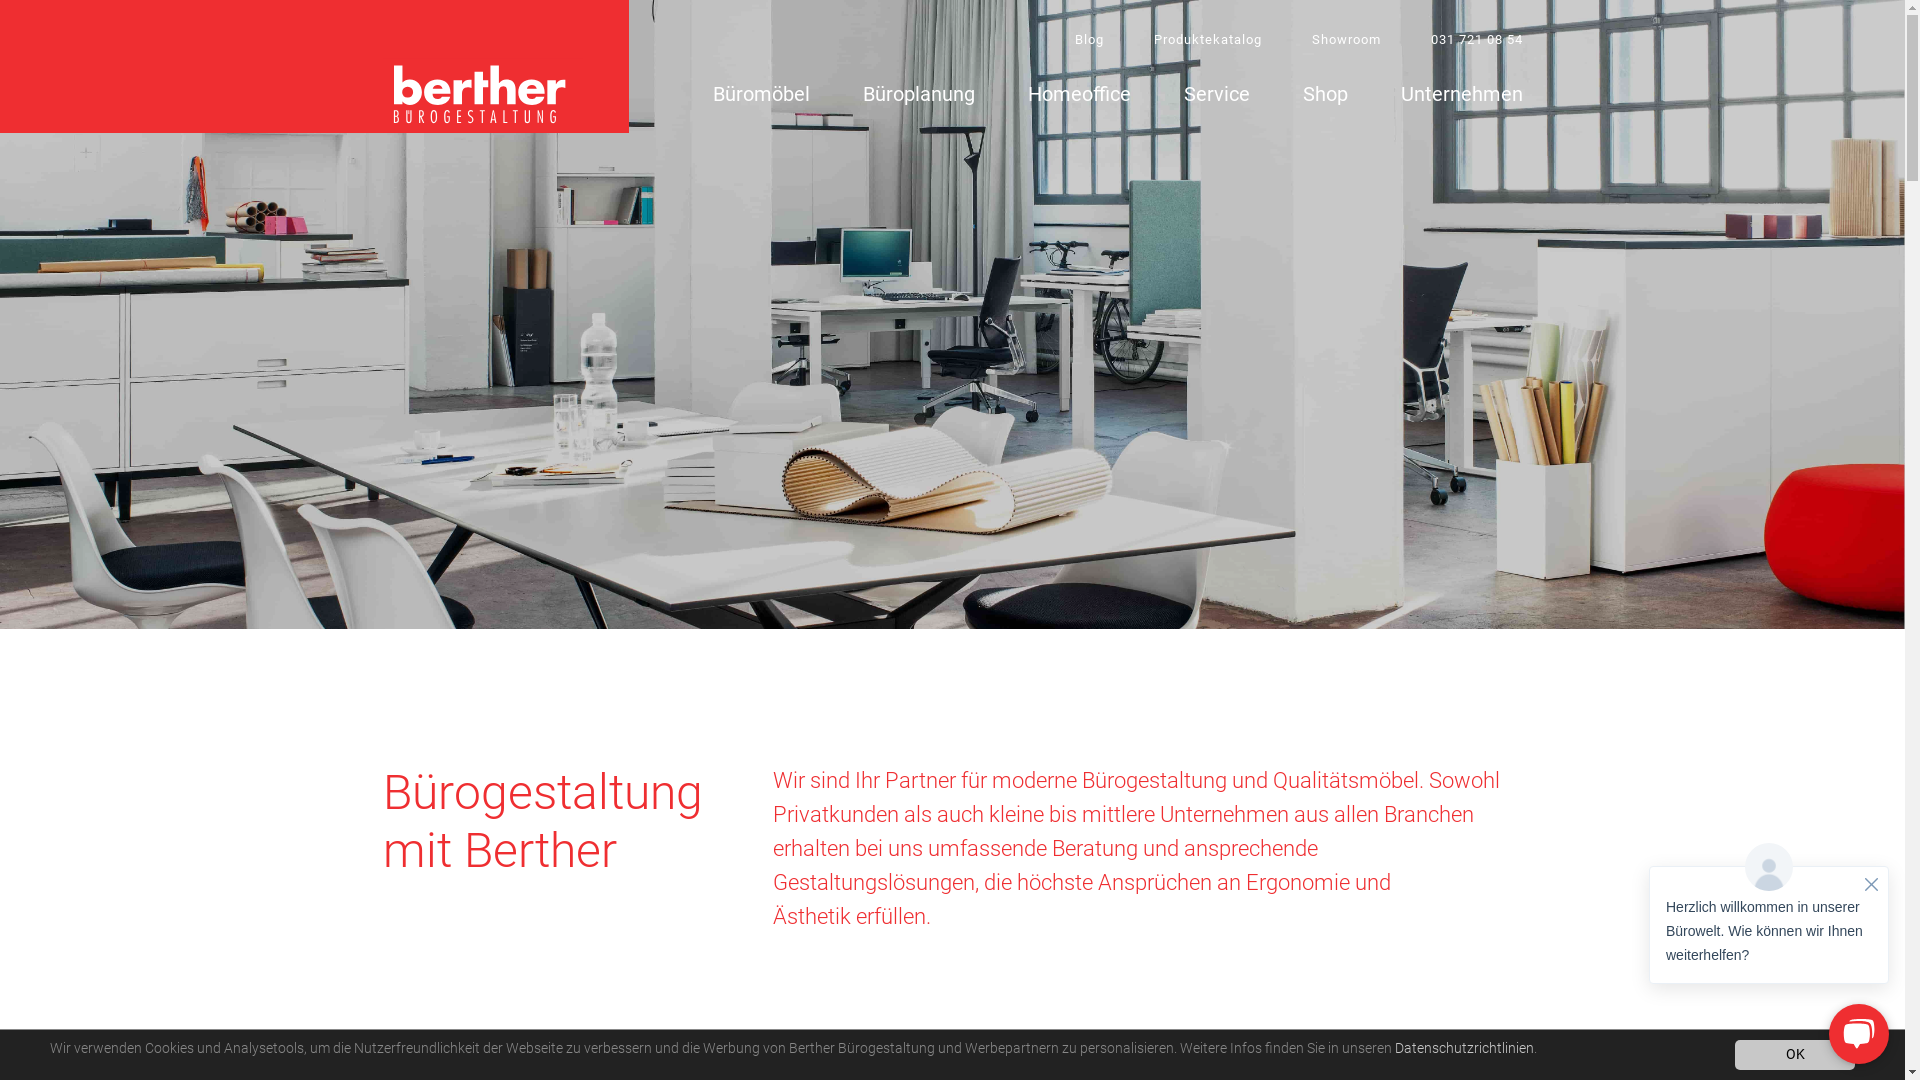 This screenshot has width=1920, height=1080. Describe the element at coordinates (1087, 39) in the screenshot. I see `'Blog'` at that location.